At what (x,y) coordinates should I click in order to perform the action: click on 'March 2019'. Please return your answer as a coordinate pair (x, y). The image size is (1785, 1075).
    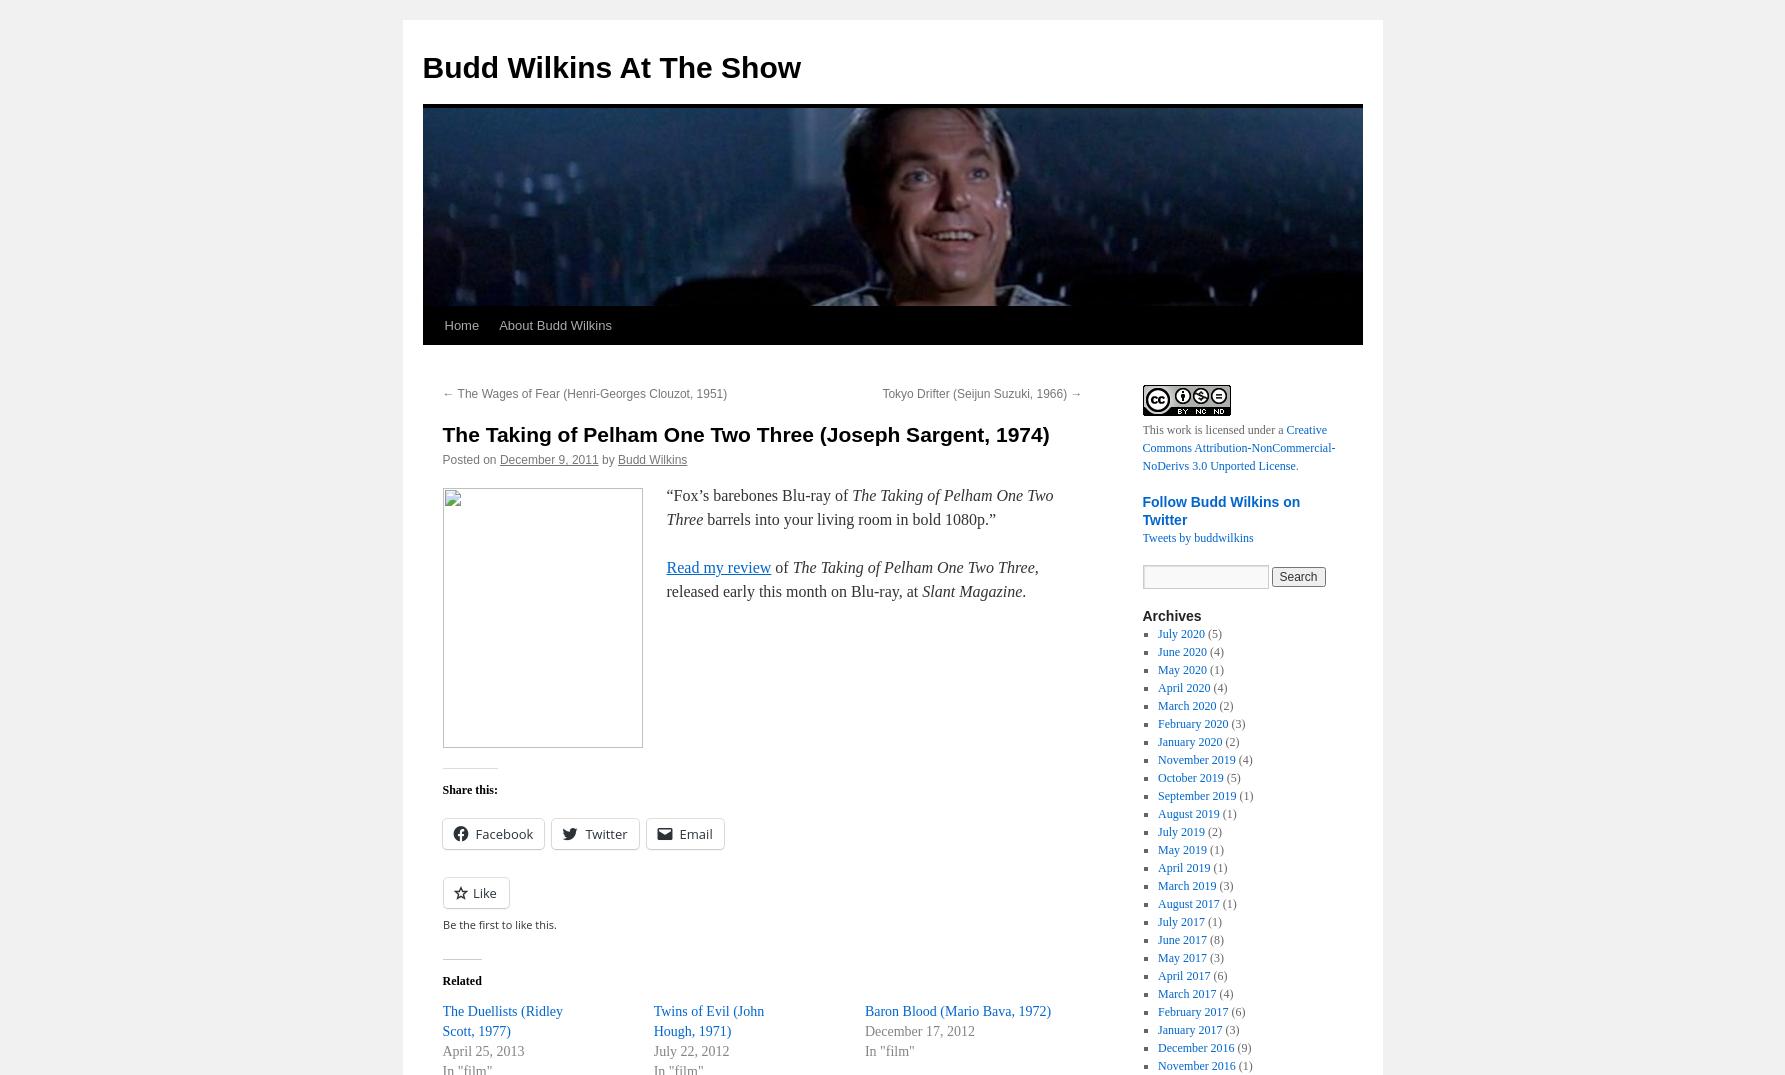
    Looking at the image, I should click on (1186, 885).